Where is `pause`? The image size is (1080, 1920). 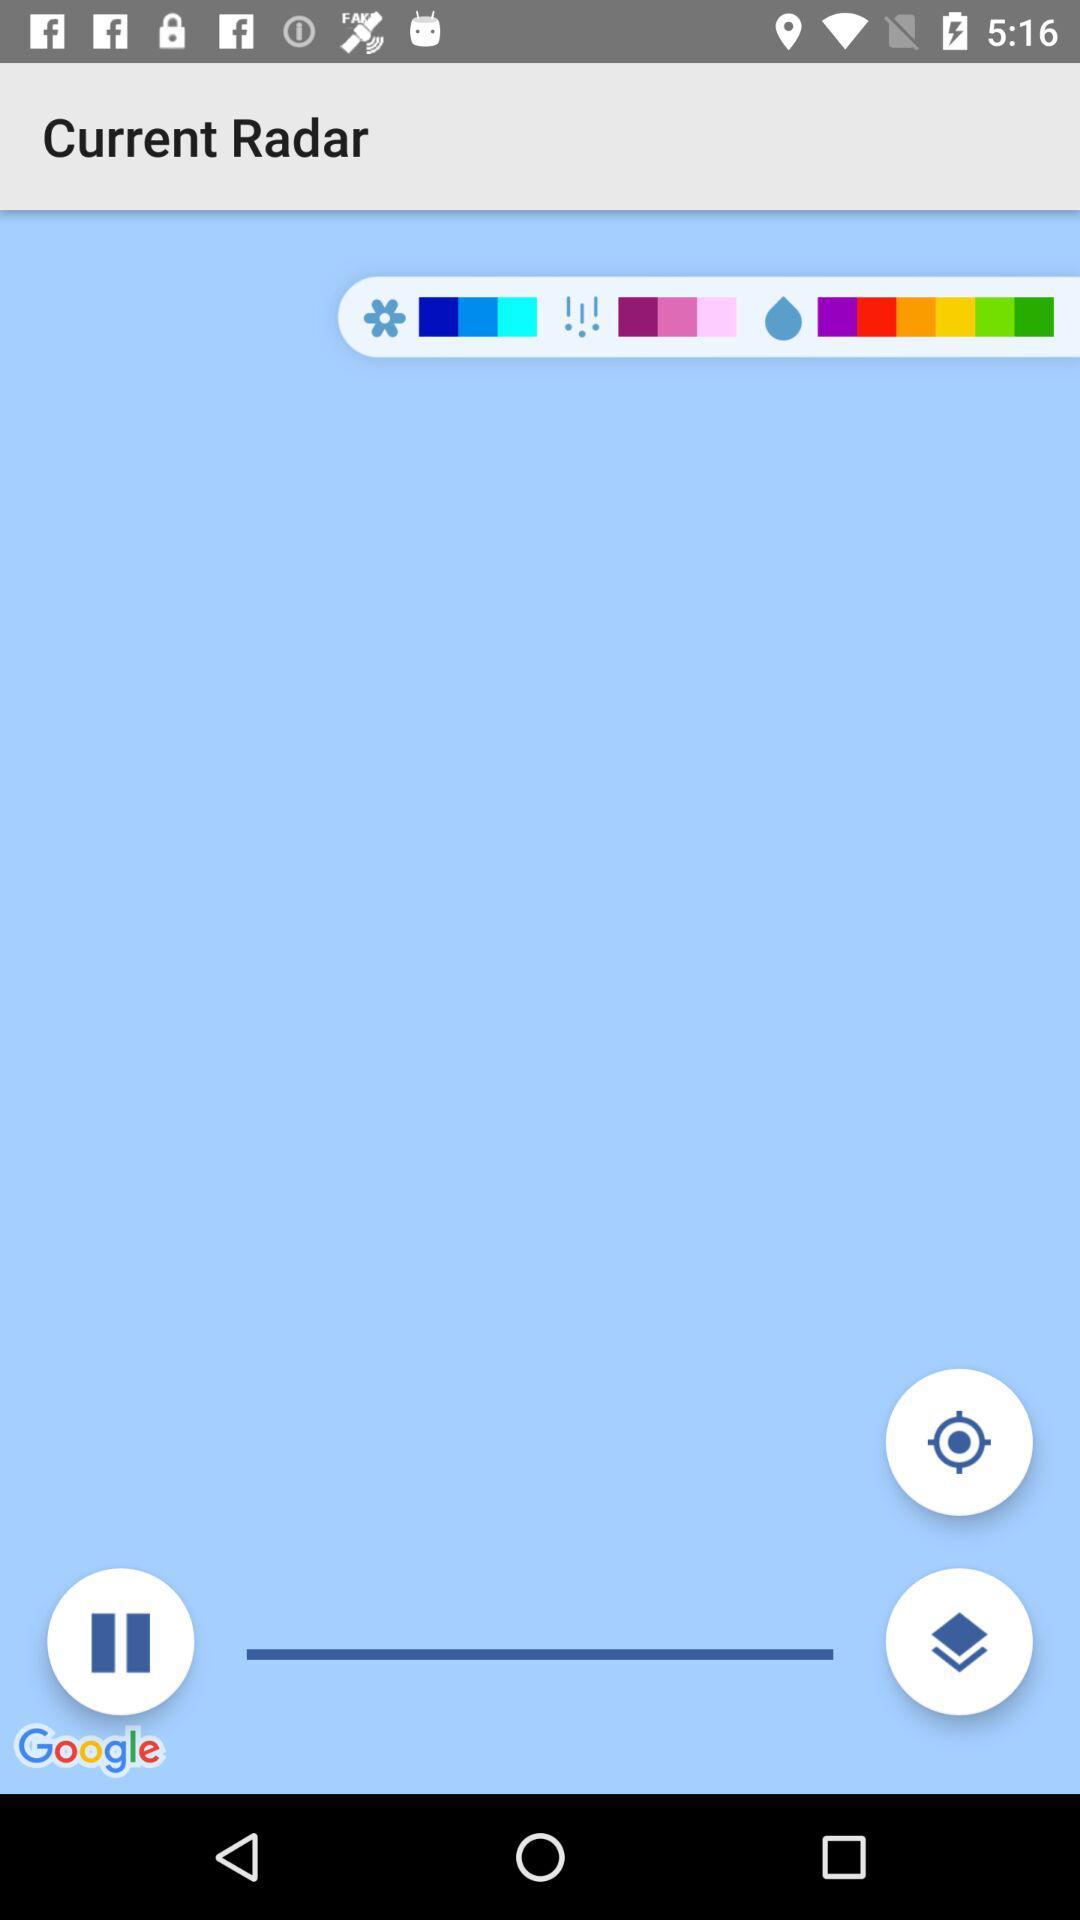 pause is located at coordinates (120, 1641).